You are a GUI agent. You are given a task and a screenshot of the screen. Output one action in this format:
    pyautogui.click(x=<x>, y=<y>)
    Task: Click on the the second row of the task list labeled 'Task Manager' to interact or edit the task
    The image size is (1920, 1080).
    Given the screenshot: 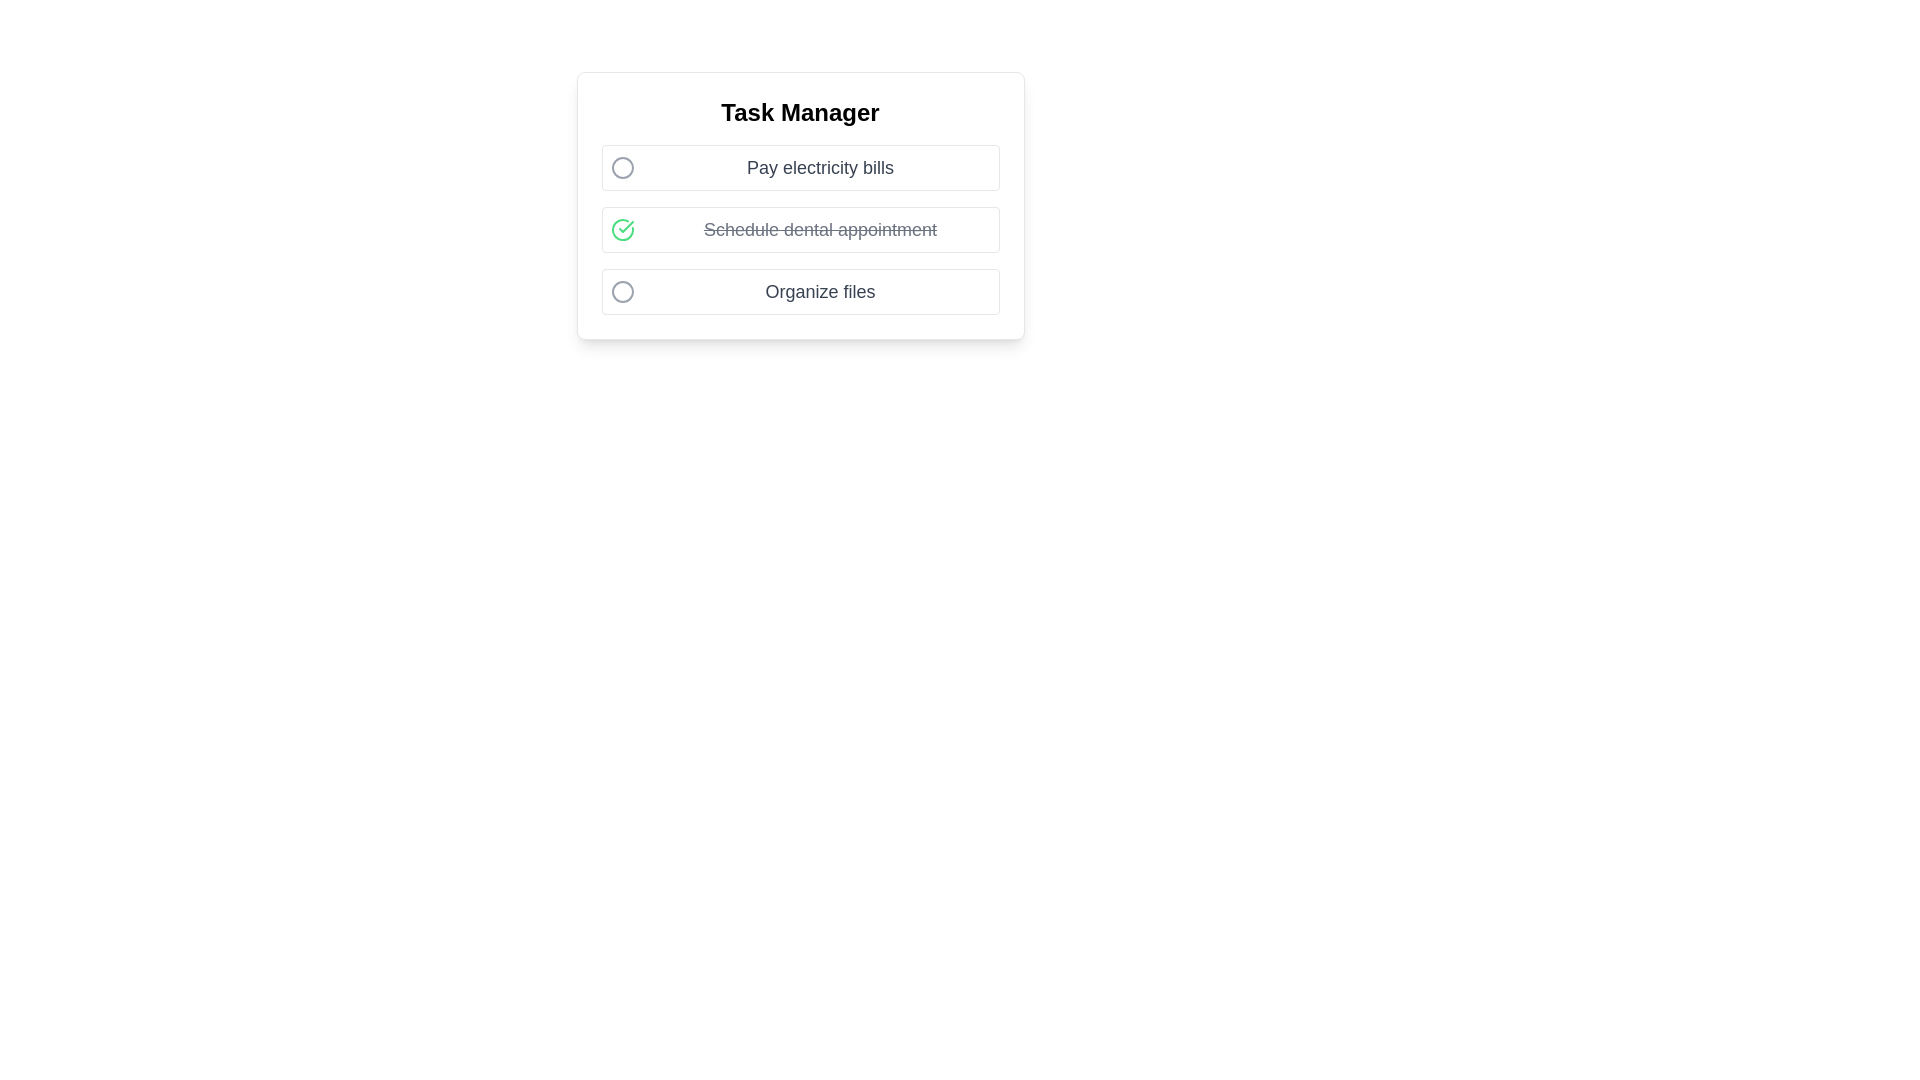 What is the action you would take?
    pyautogui.click(x=800, y=205)
    